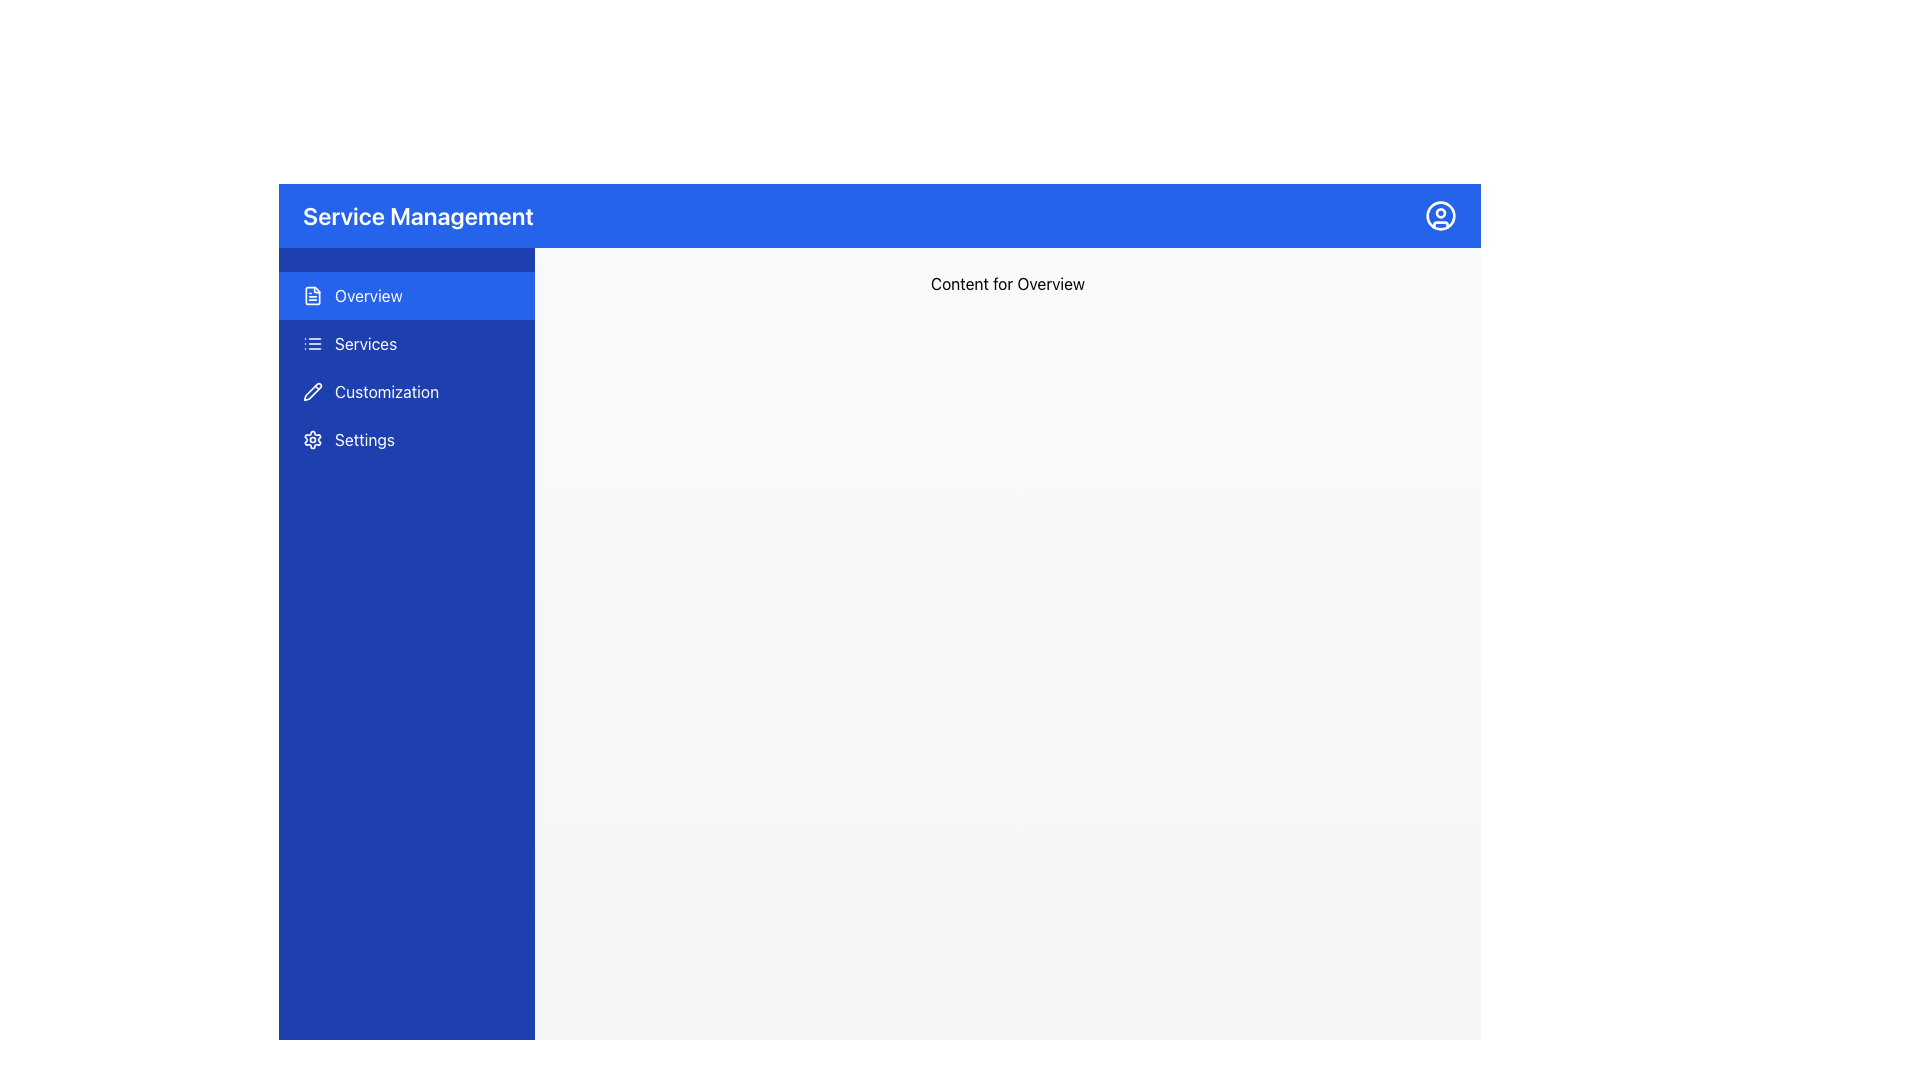 The height and width of the screenshot is (1080, 1920). I want to click on the third navigation item in the vertical menu, labeled 'Customization' with a blue background and a pencil icon, so click(406, 392).